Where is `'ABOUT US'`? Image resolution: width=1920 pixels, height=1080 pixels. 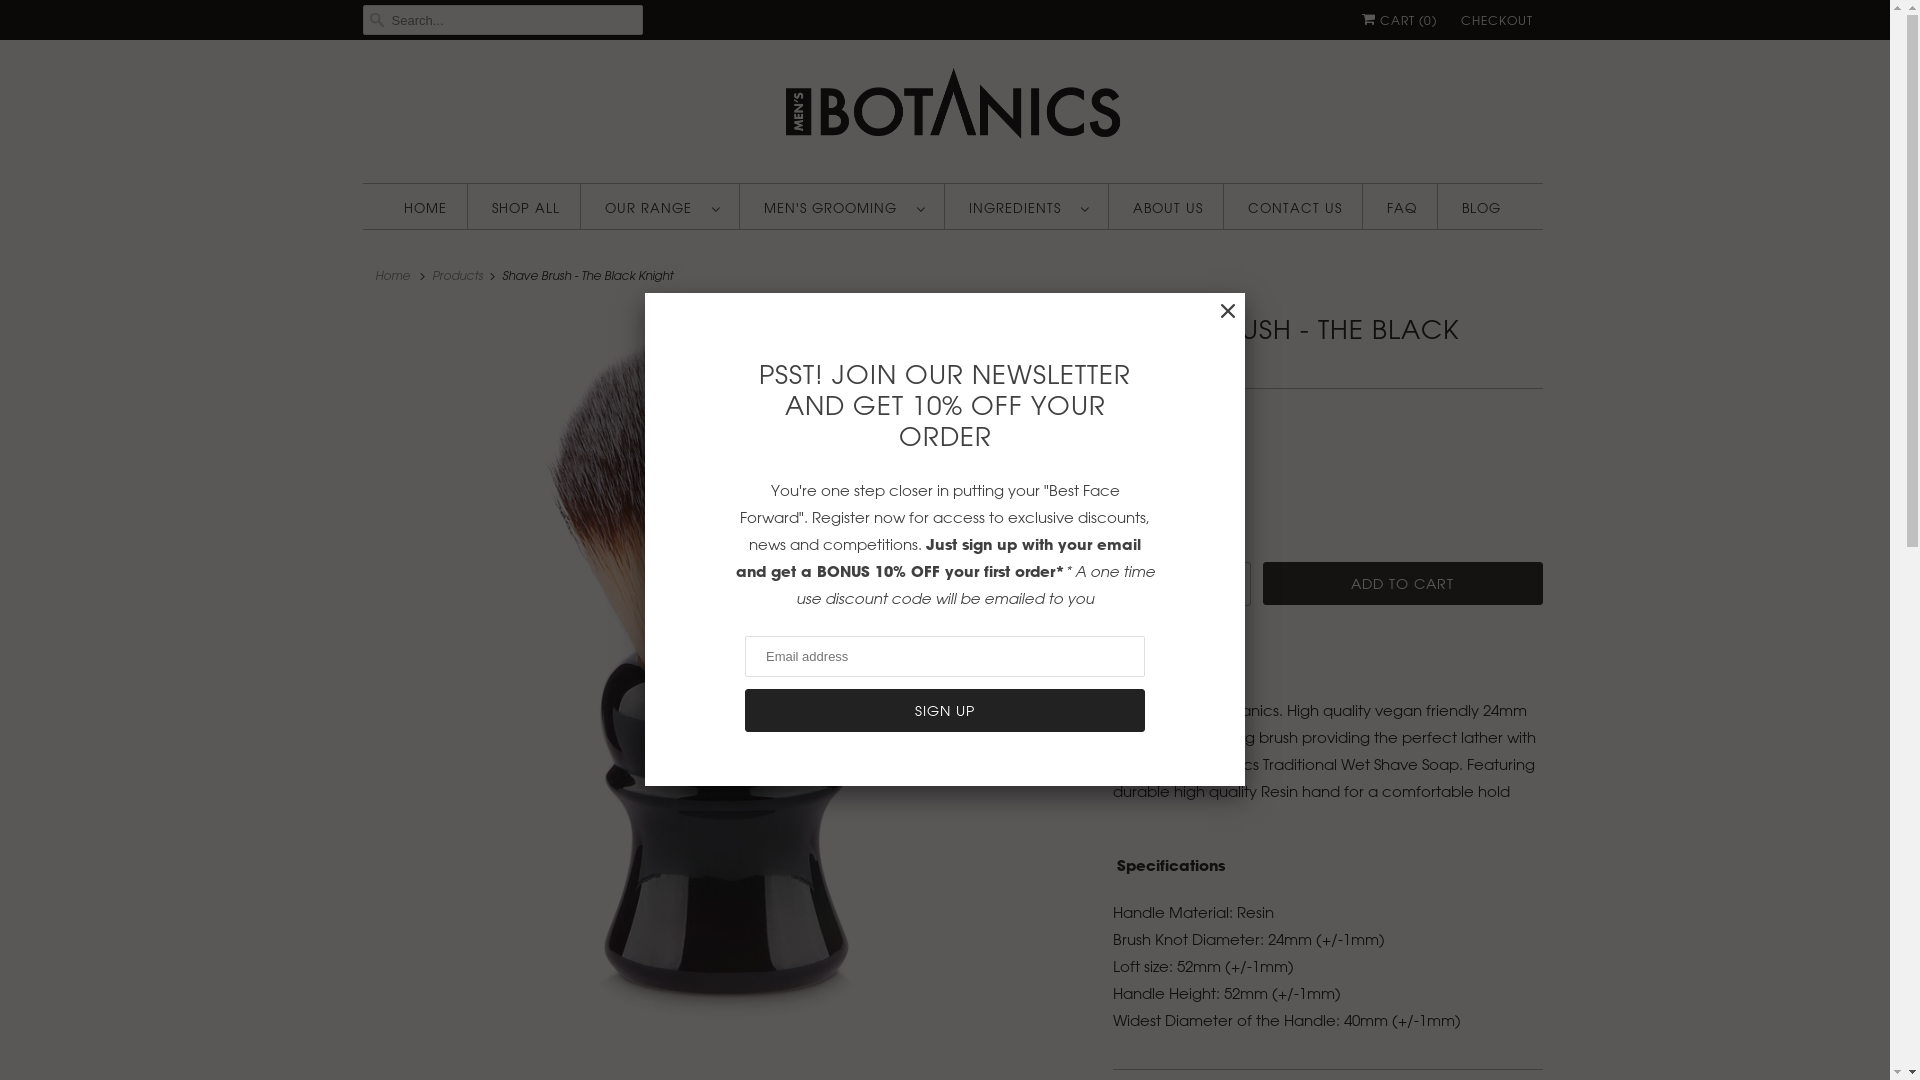
'ABOUT US' is located at coordinates (1167, 207).